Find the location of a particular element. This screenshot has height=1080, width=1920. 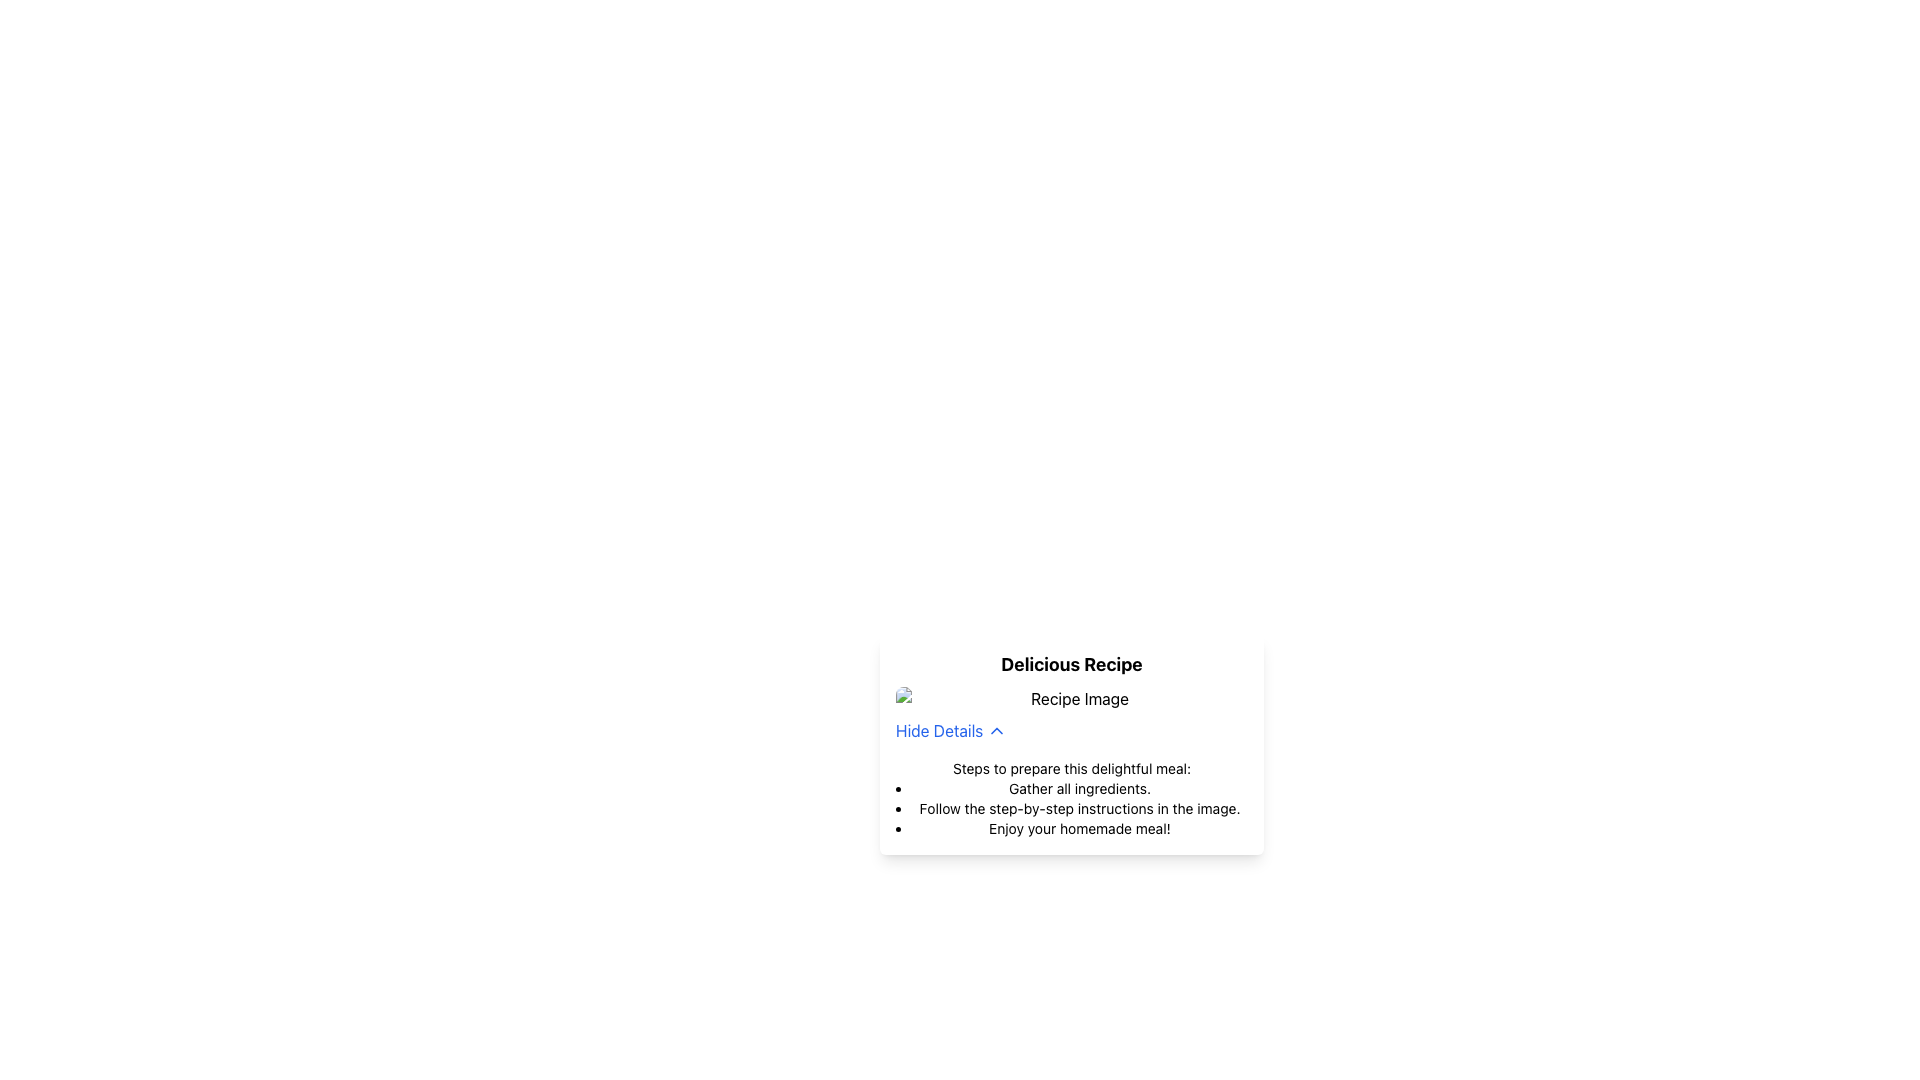

the text block reading 'Steps to prepare this delightful meal:', which is centrally aligned and positioned above a bulleted list is located at coordinates (1070, 764).